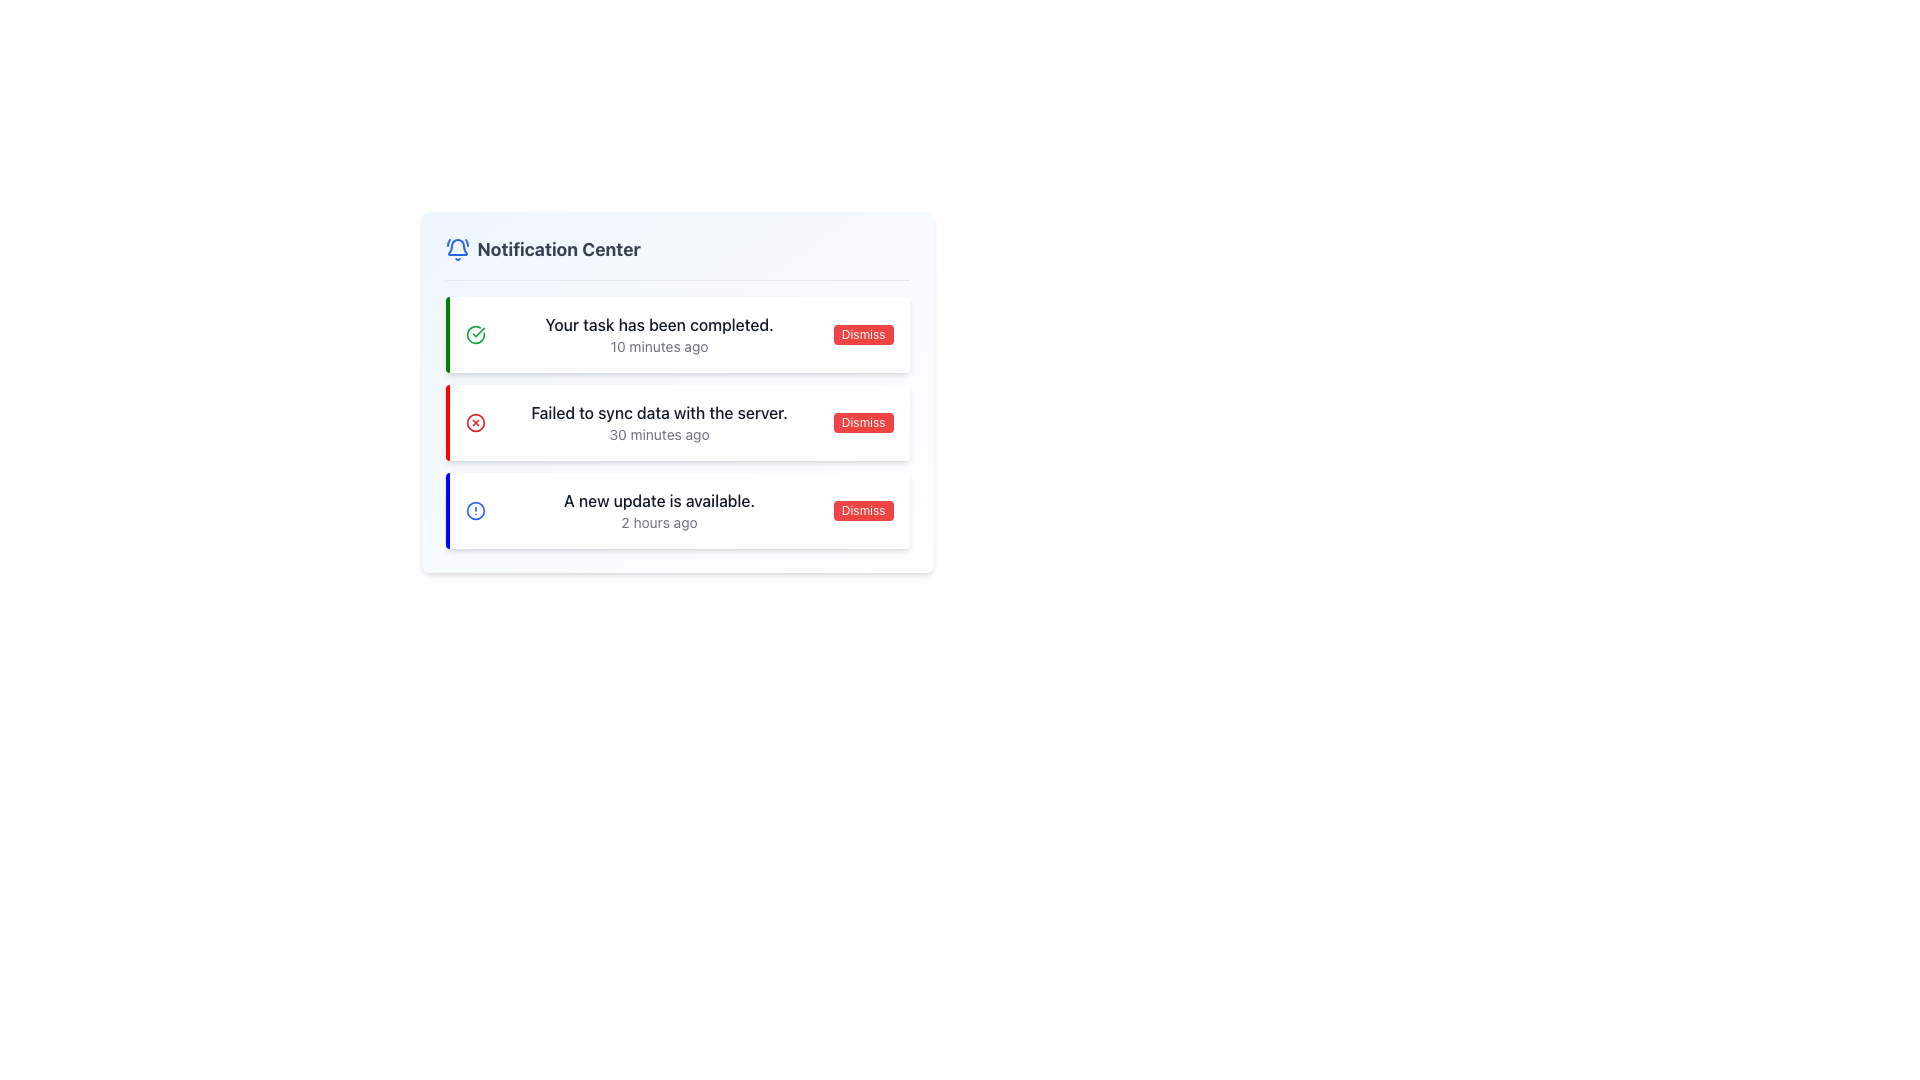  I want to click on the SVG circle element that serves as a boundary for the cross symbol in the second notification entry of the Notification Center interface, so click(474, 422).